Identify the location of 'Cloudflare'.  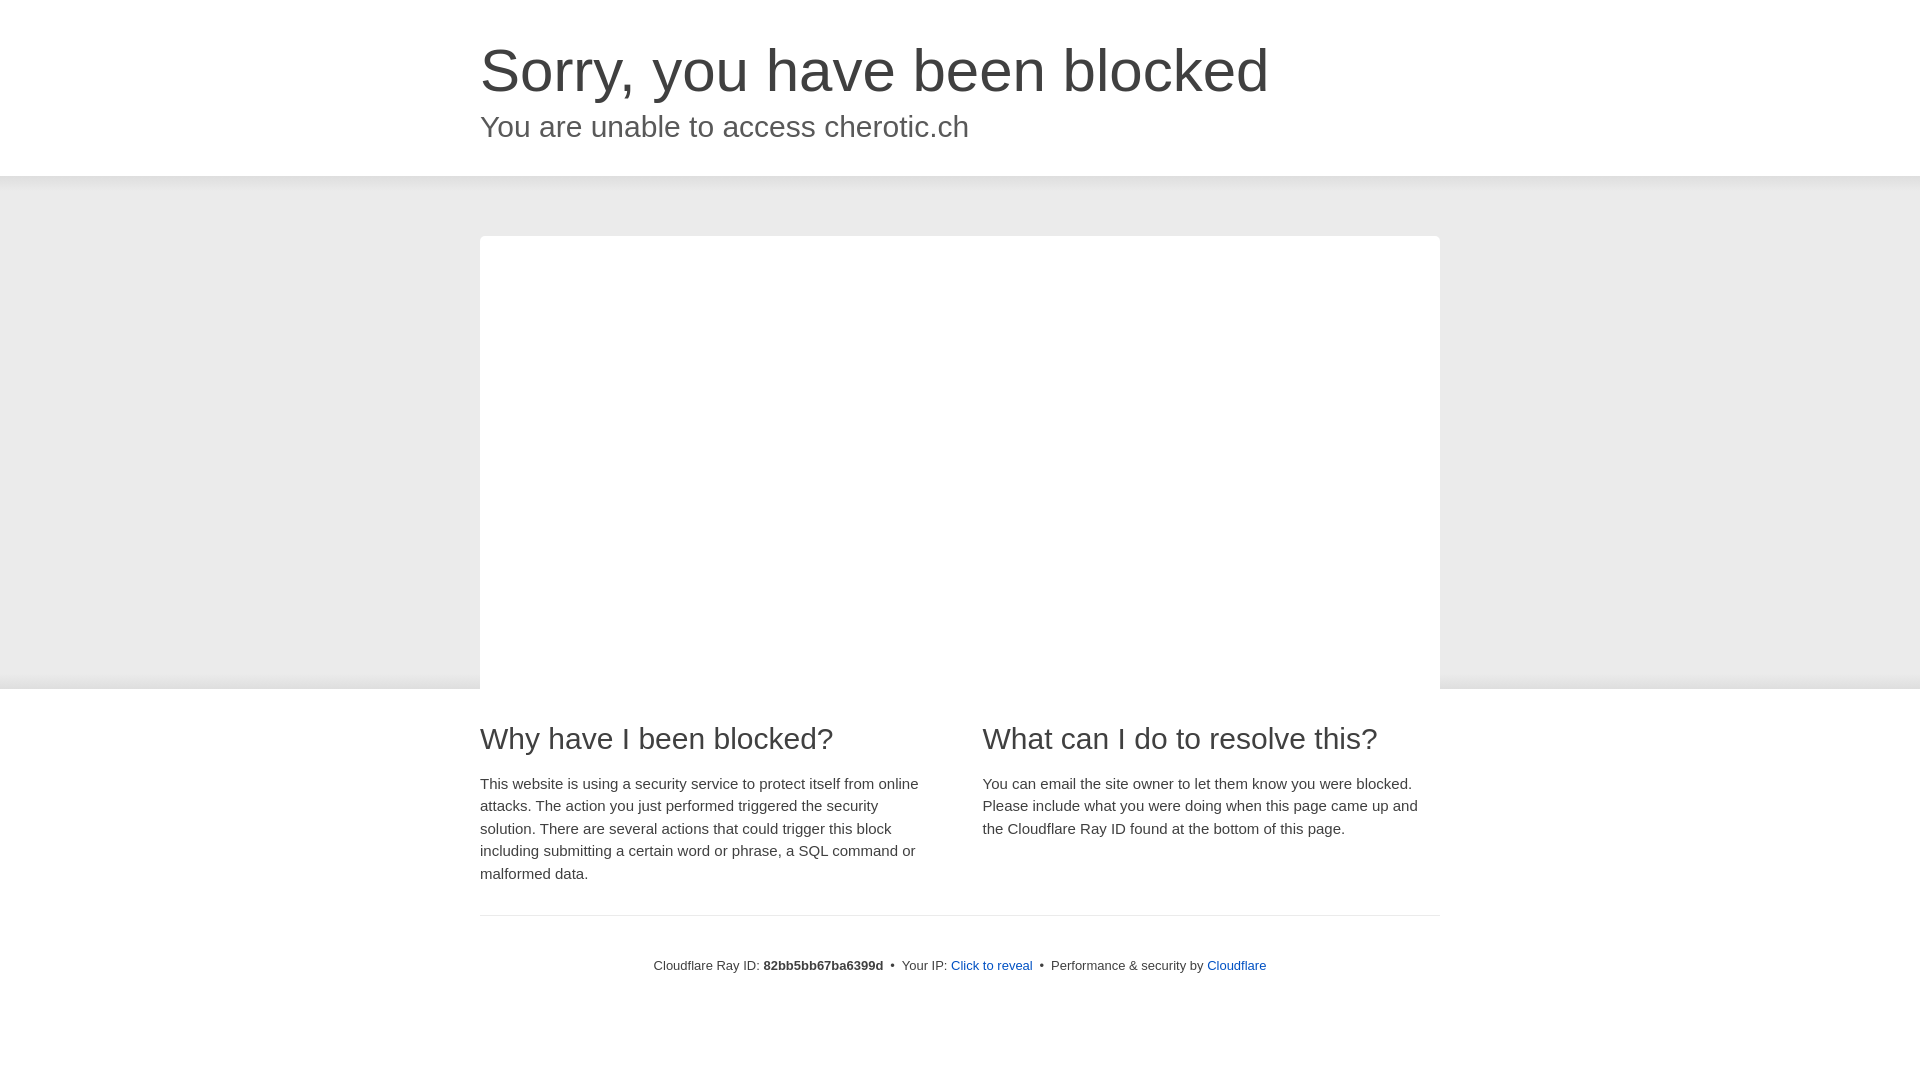
(1235, 964).